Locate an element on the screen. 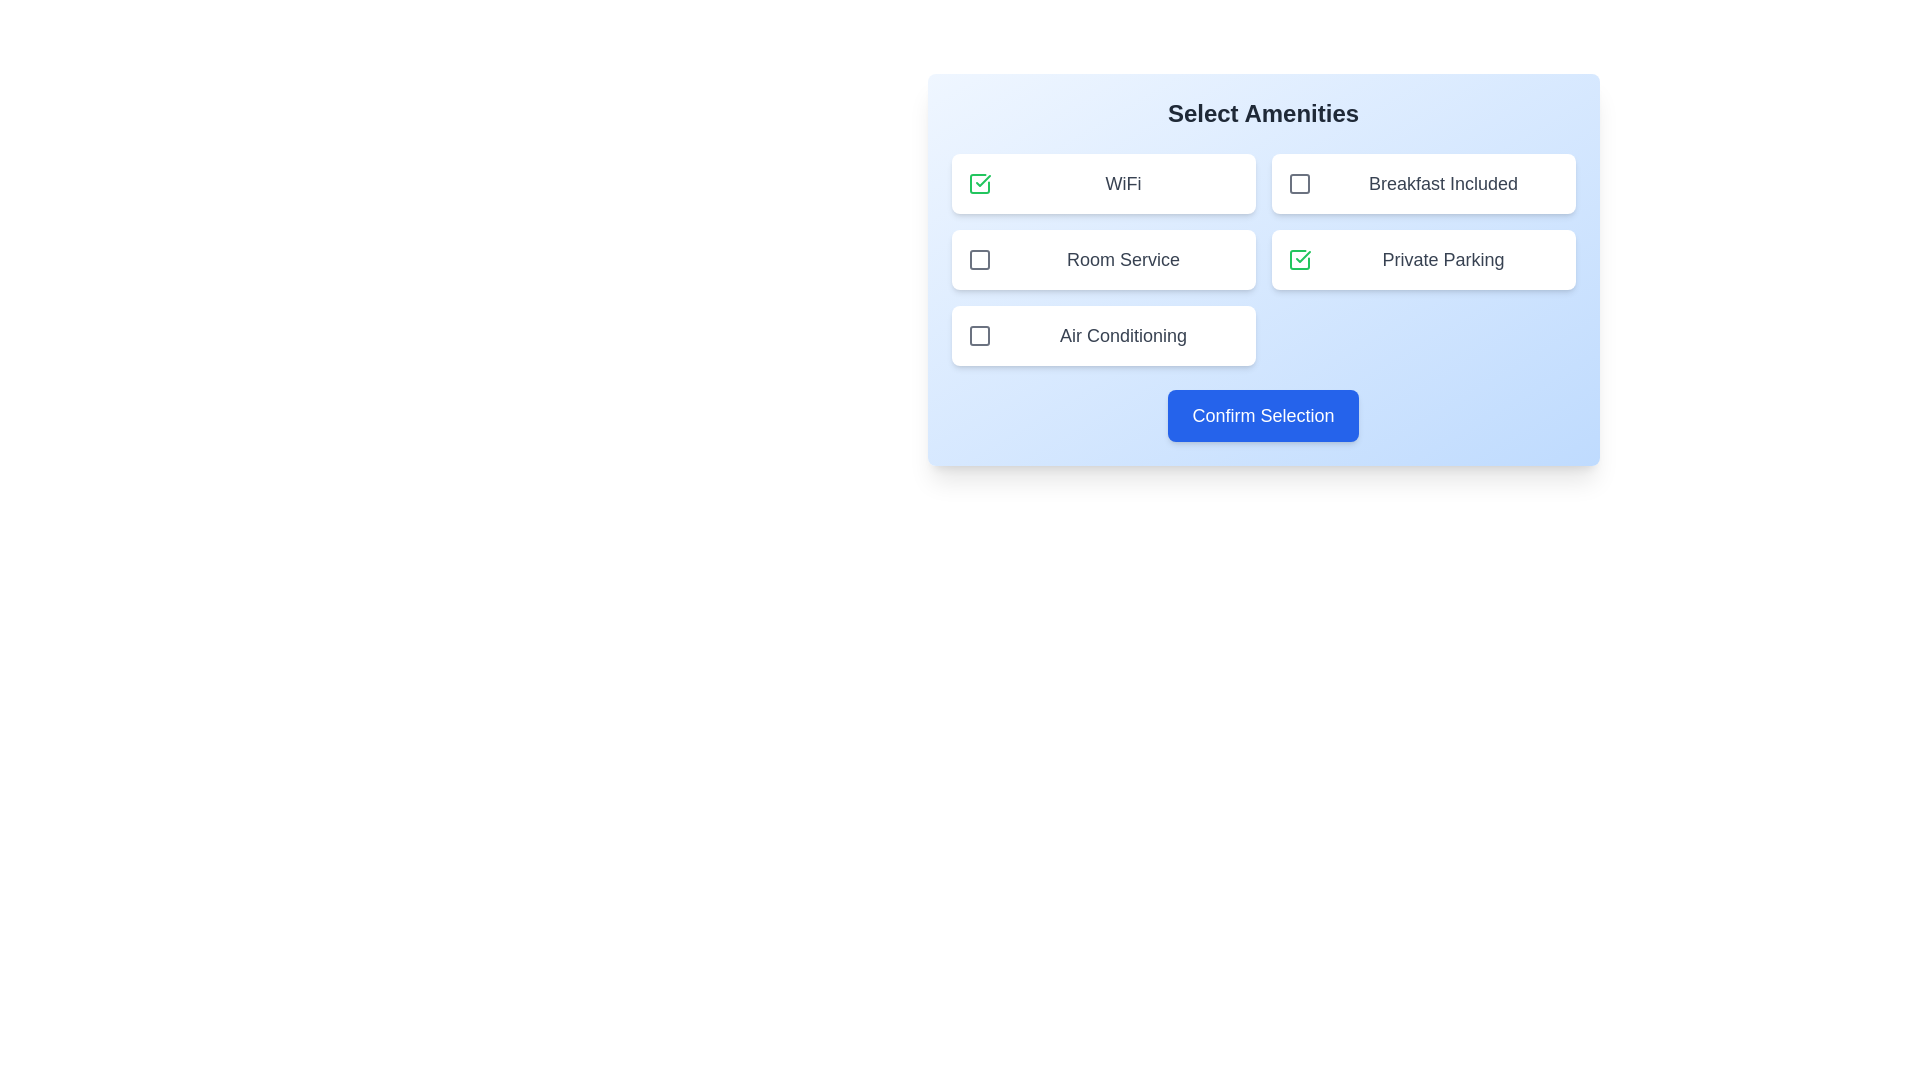 This screenshot has width=1920, height=1080. the checkbox icon to the left of the 'Room Service' text is located at coordinates (979, 258).